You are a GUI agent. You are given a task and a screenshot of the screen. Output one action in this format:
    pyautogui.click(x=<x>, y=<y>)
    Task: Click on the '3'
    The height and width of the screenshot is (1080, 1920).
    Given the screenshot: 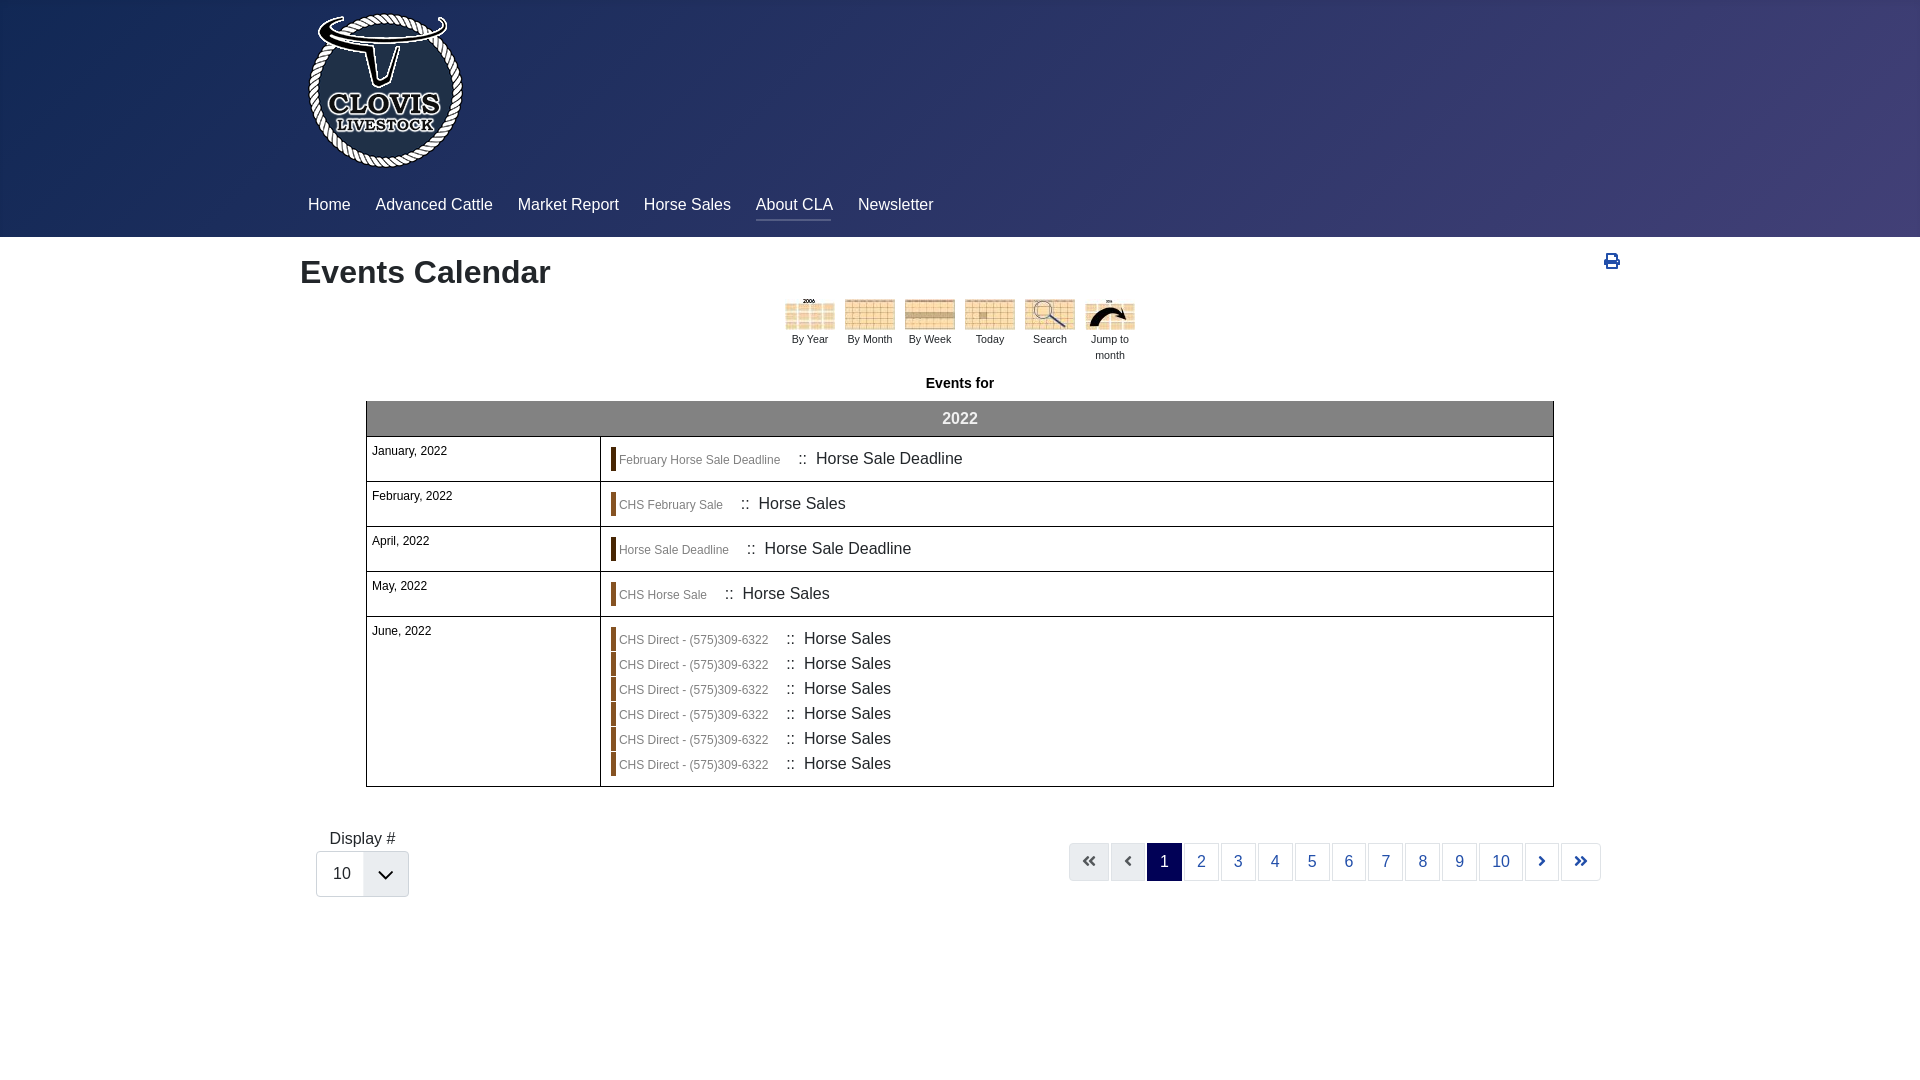 What is the action you would take?
    pyautogui.click(x=1219, y=860)
    